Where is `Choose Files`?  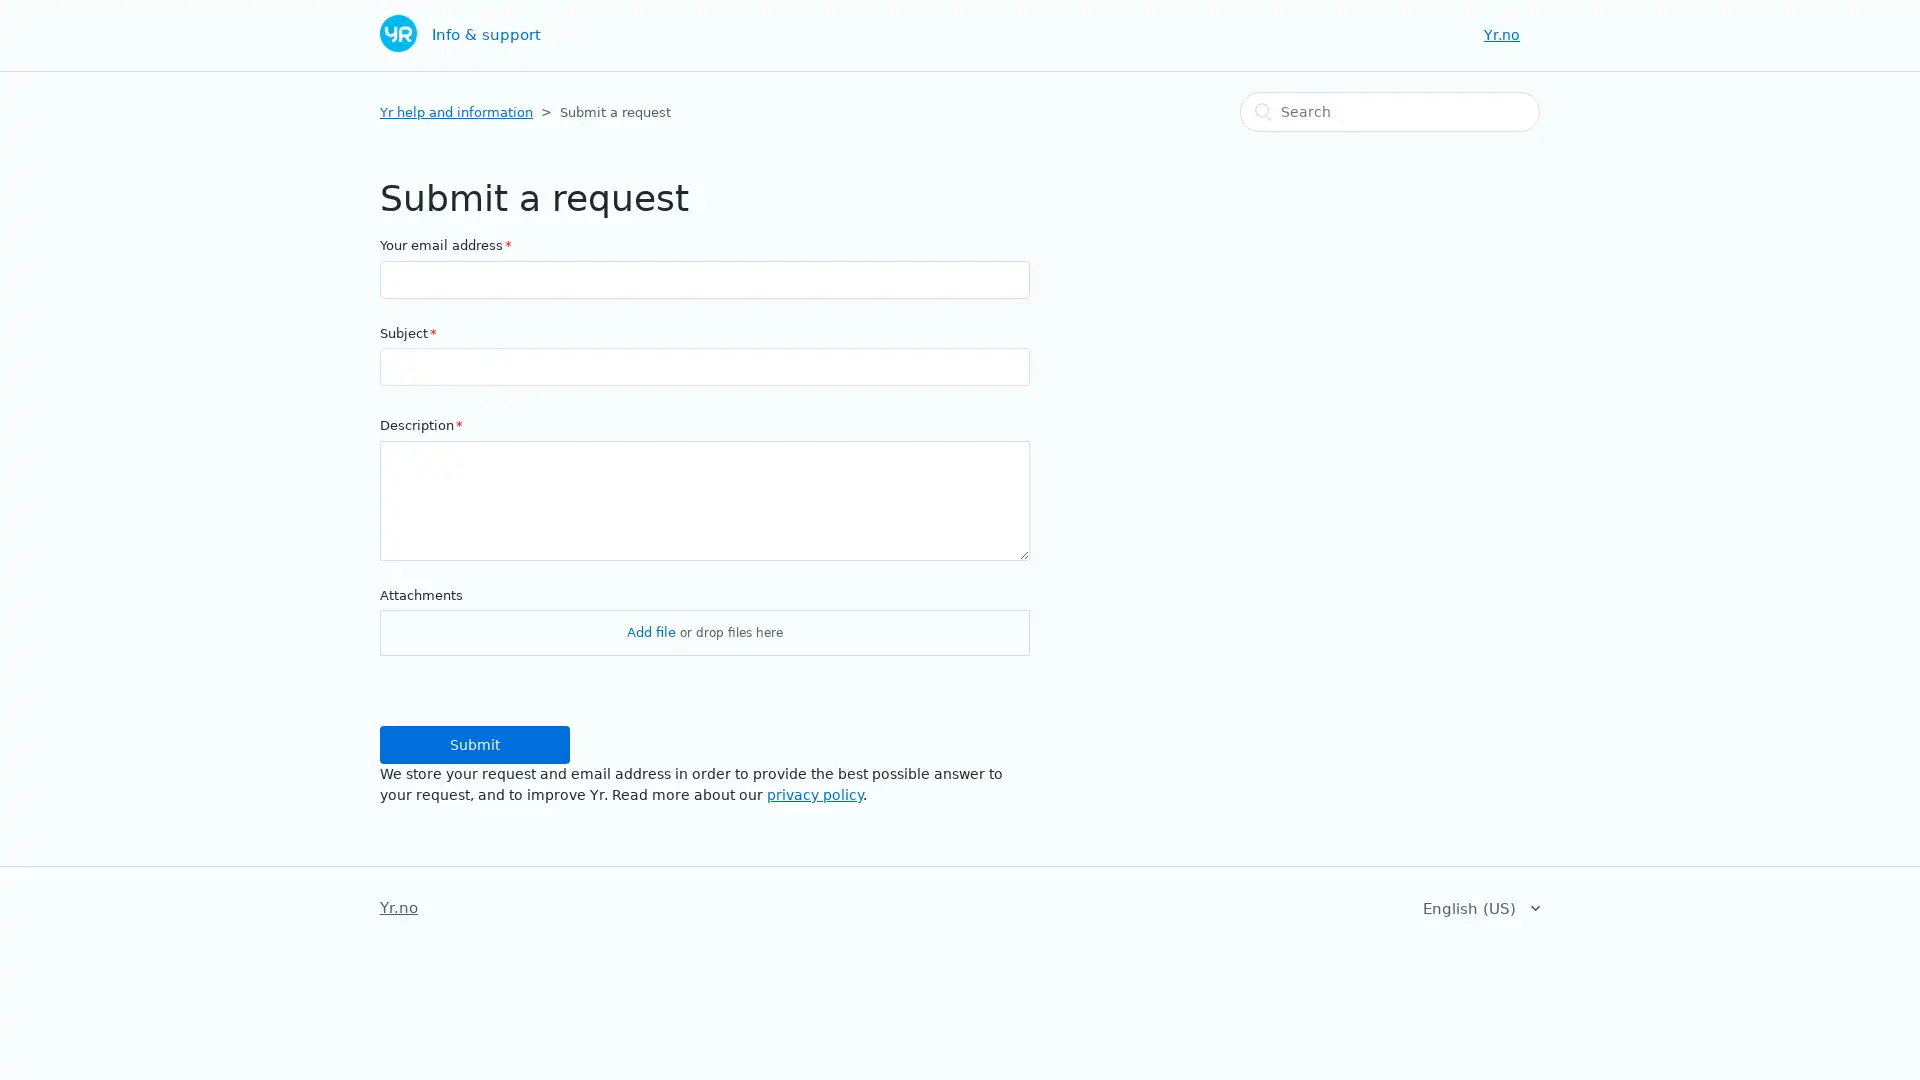
Choose Files is located at coordinates (443, 632).